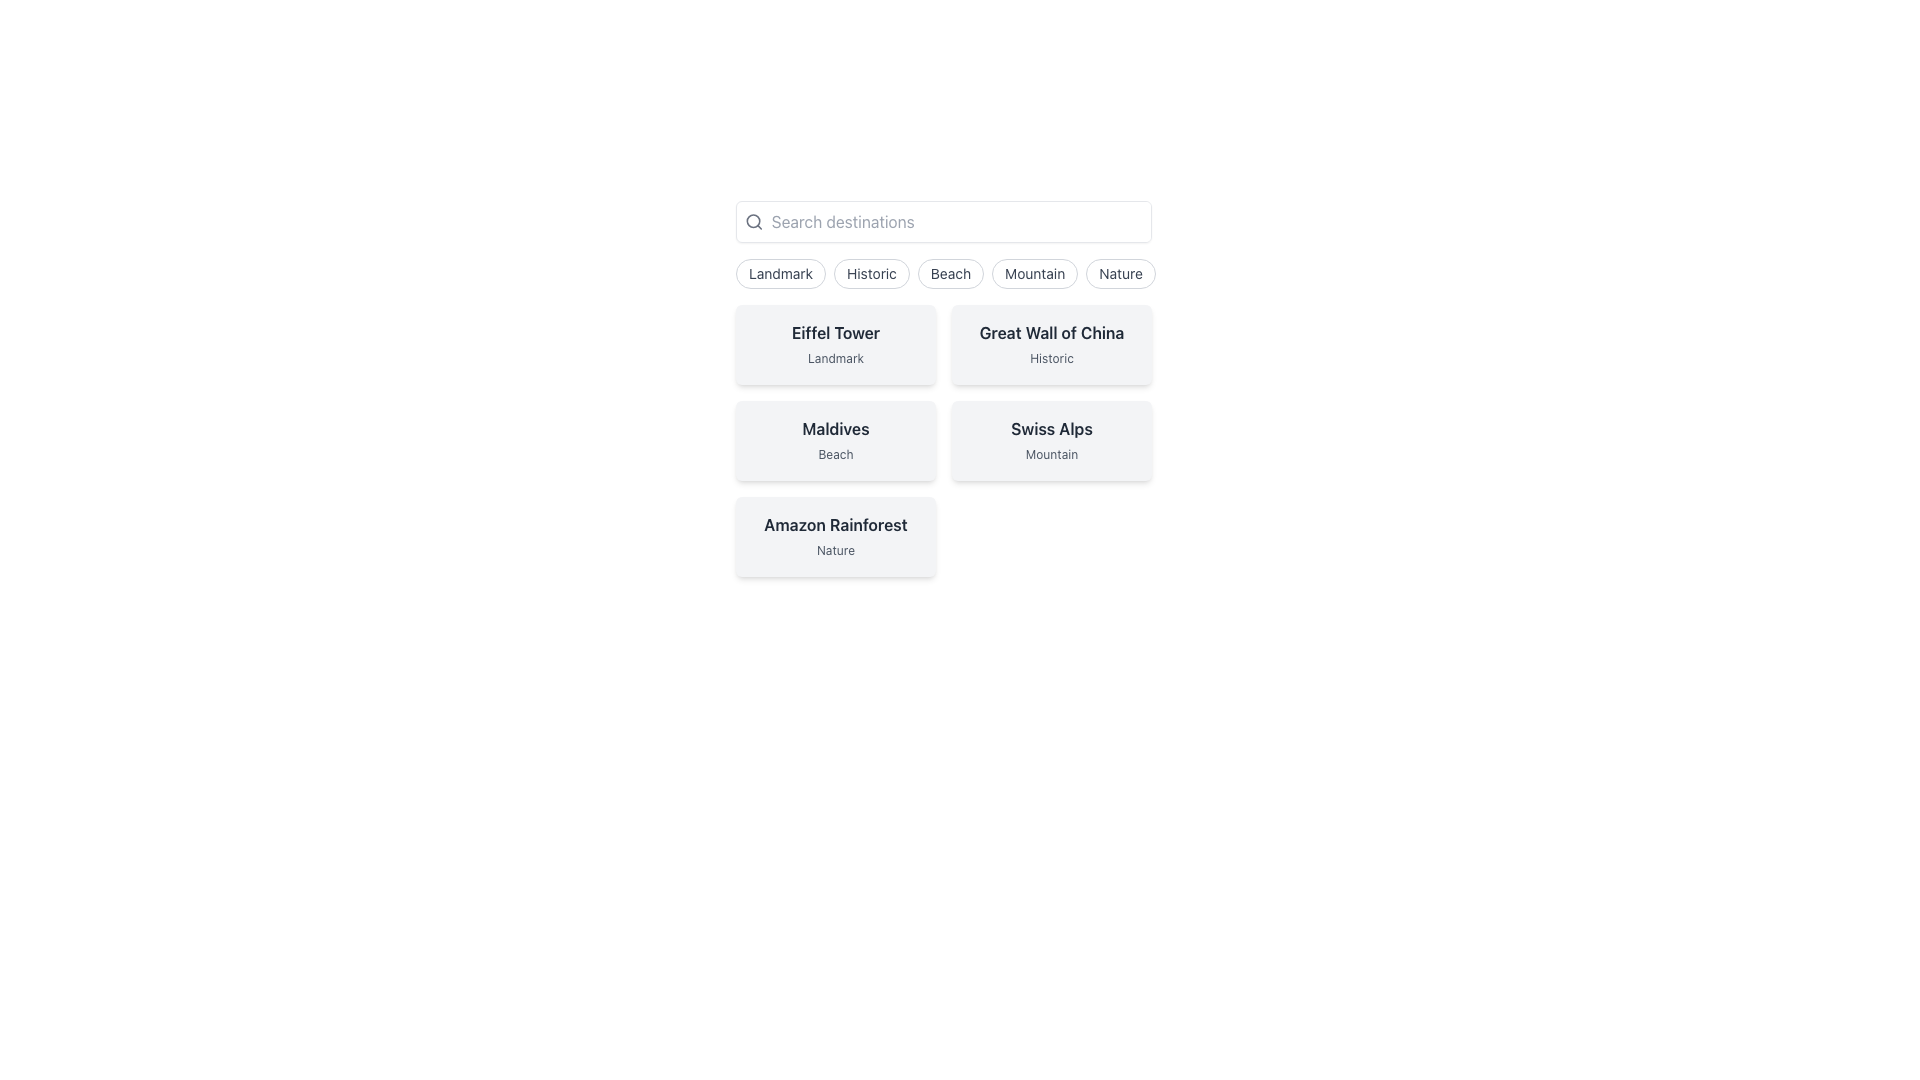 This screenshot has height=1080, width=1920. I want to click on the circular base of the search icon, which is part of an SVG representation located at the leftmost point of the search input field in the top section of the user interface, so click(752, 221).